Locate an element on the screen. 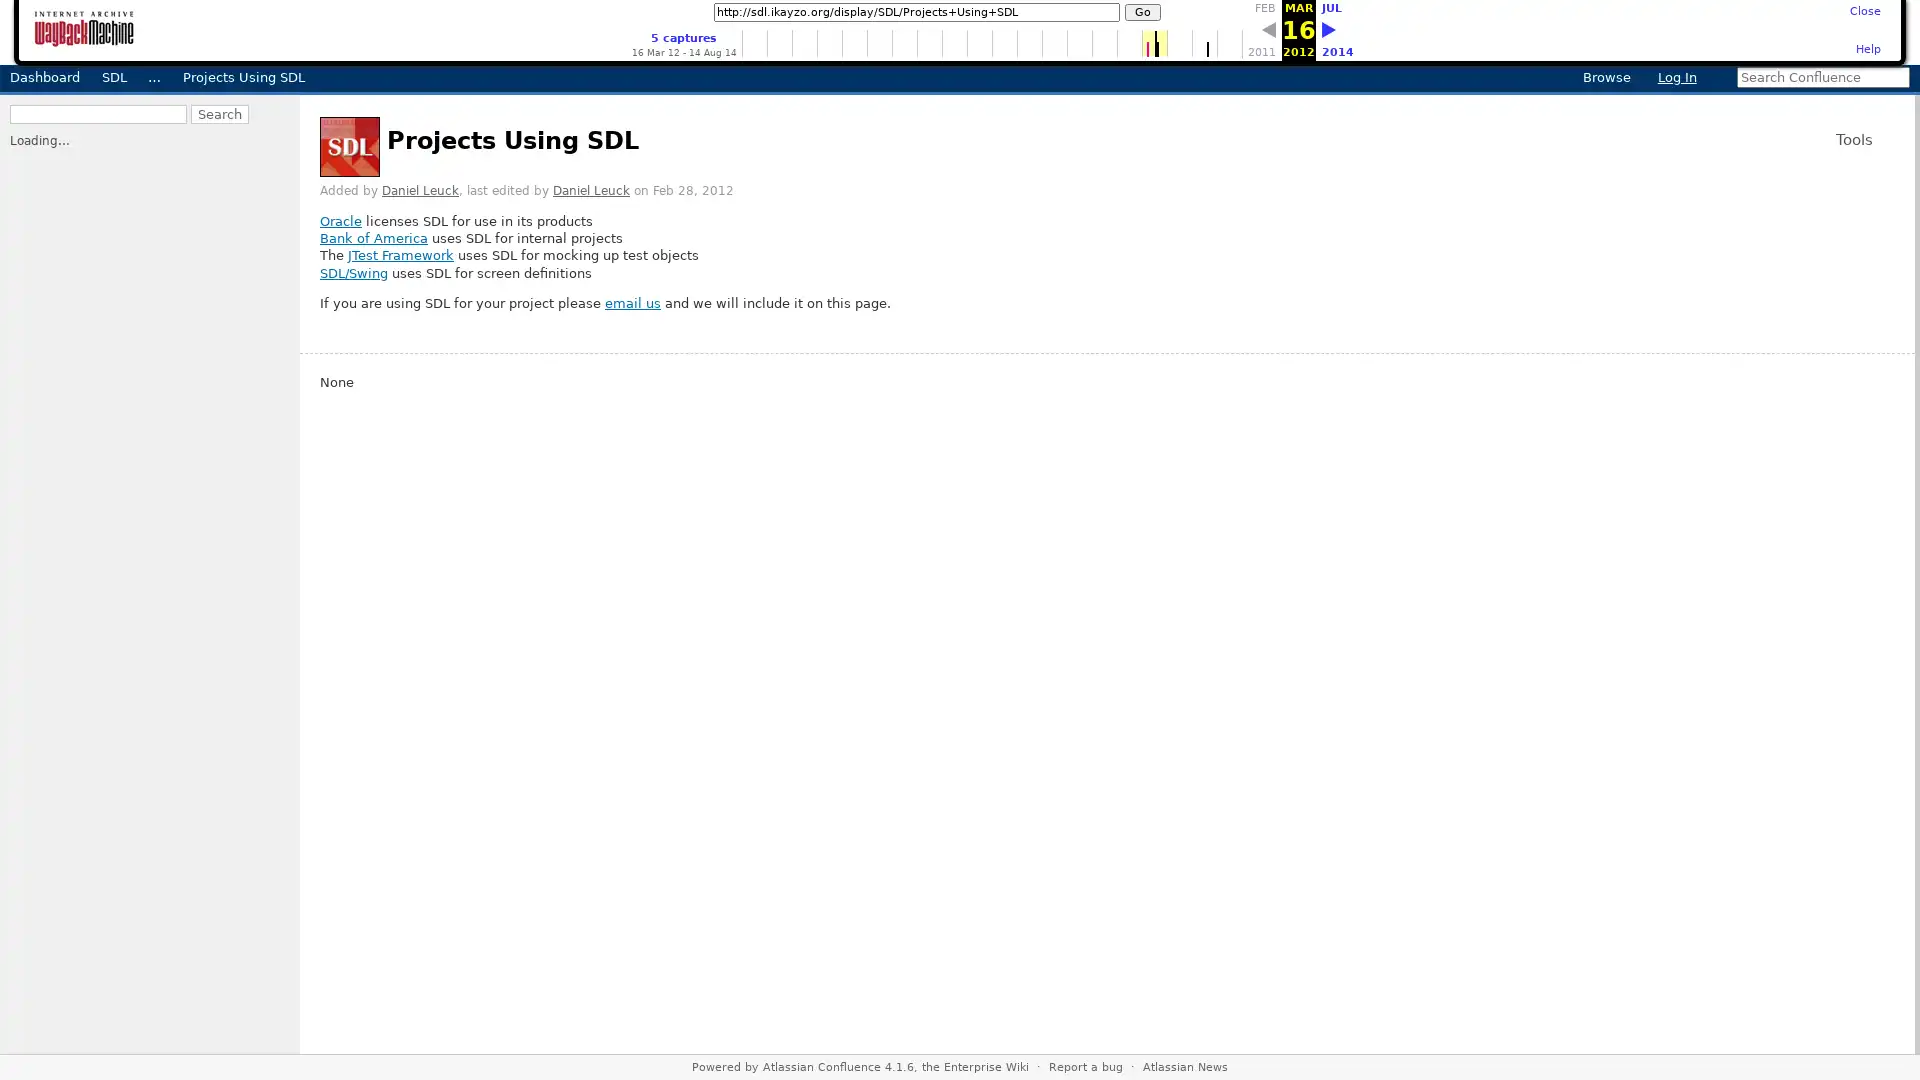 Image resolution: width=1920 pixels, height=1080 pixels. Go is located at coordinates (1142, 12).